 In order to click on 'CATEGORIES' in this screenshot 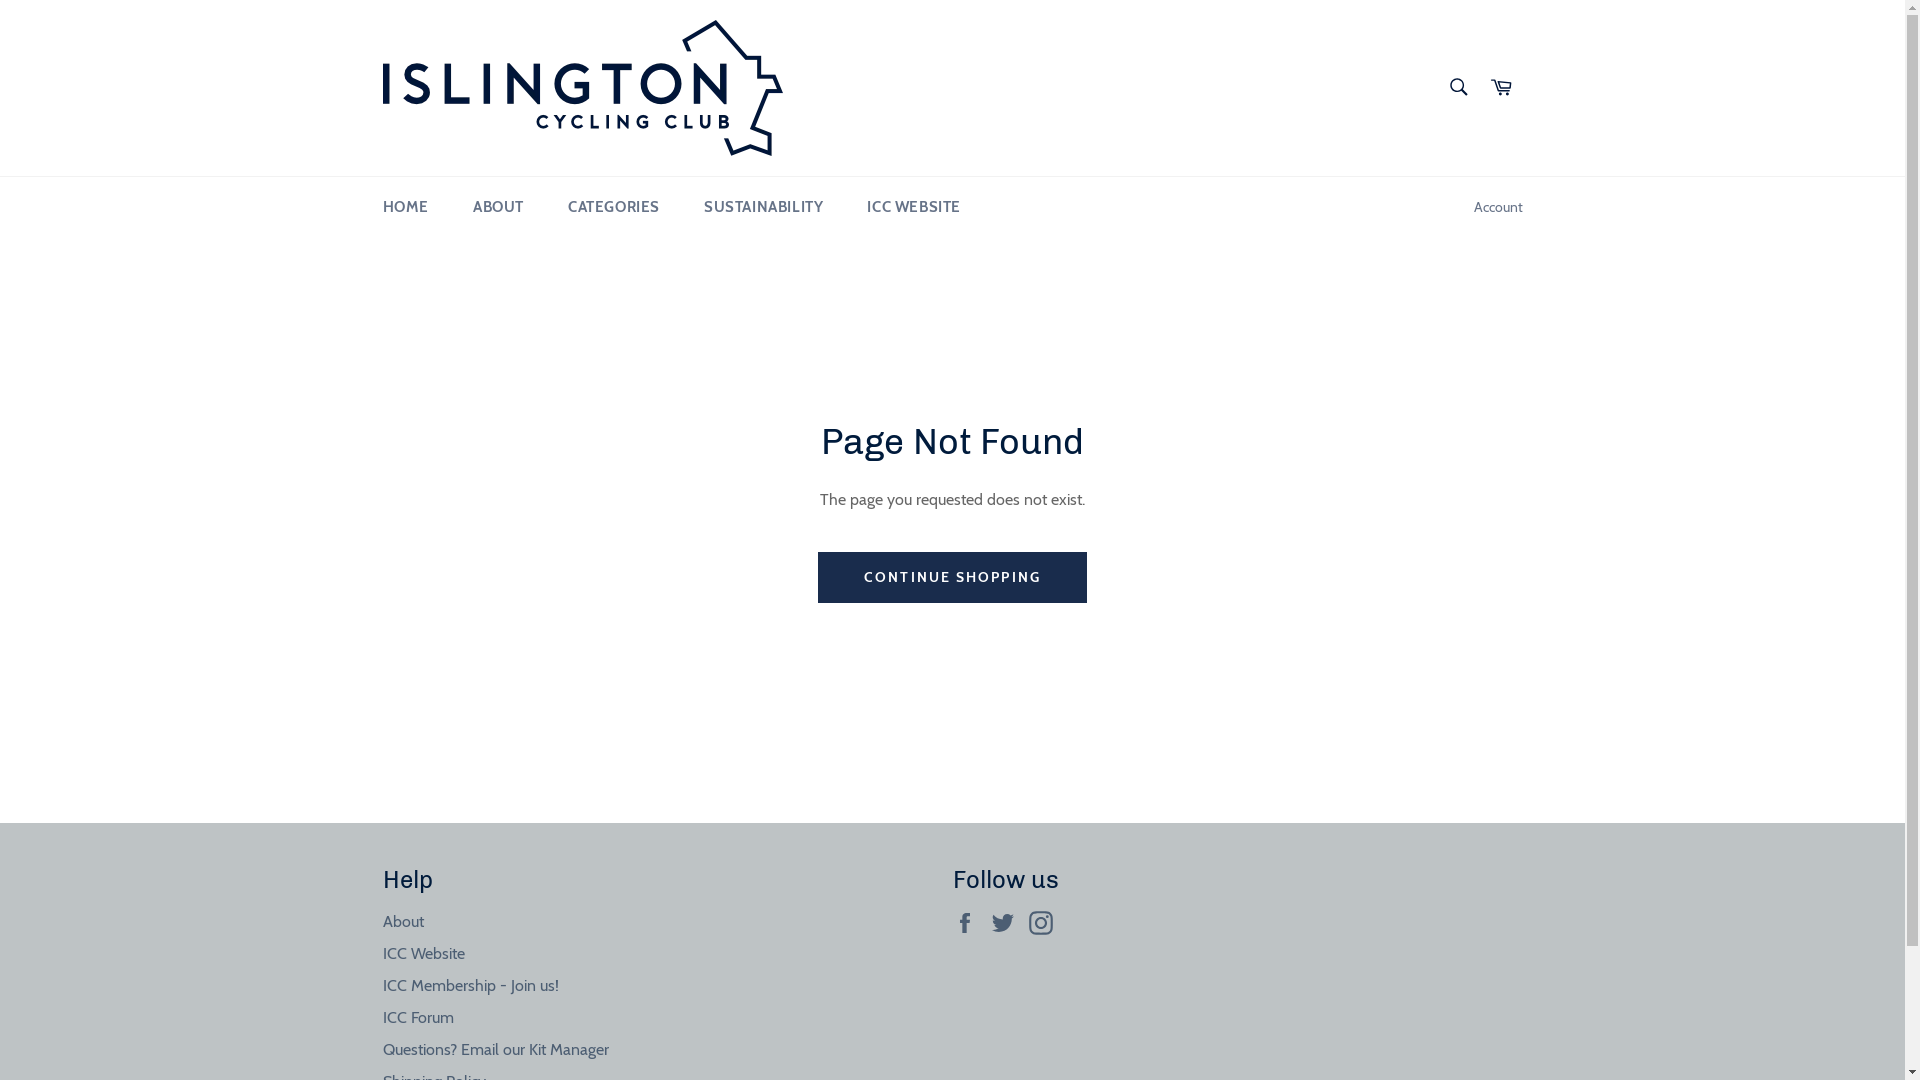, I will do `click(613, 207)`.